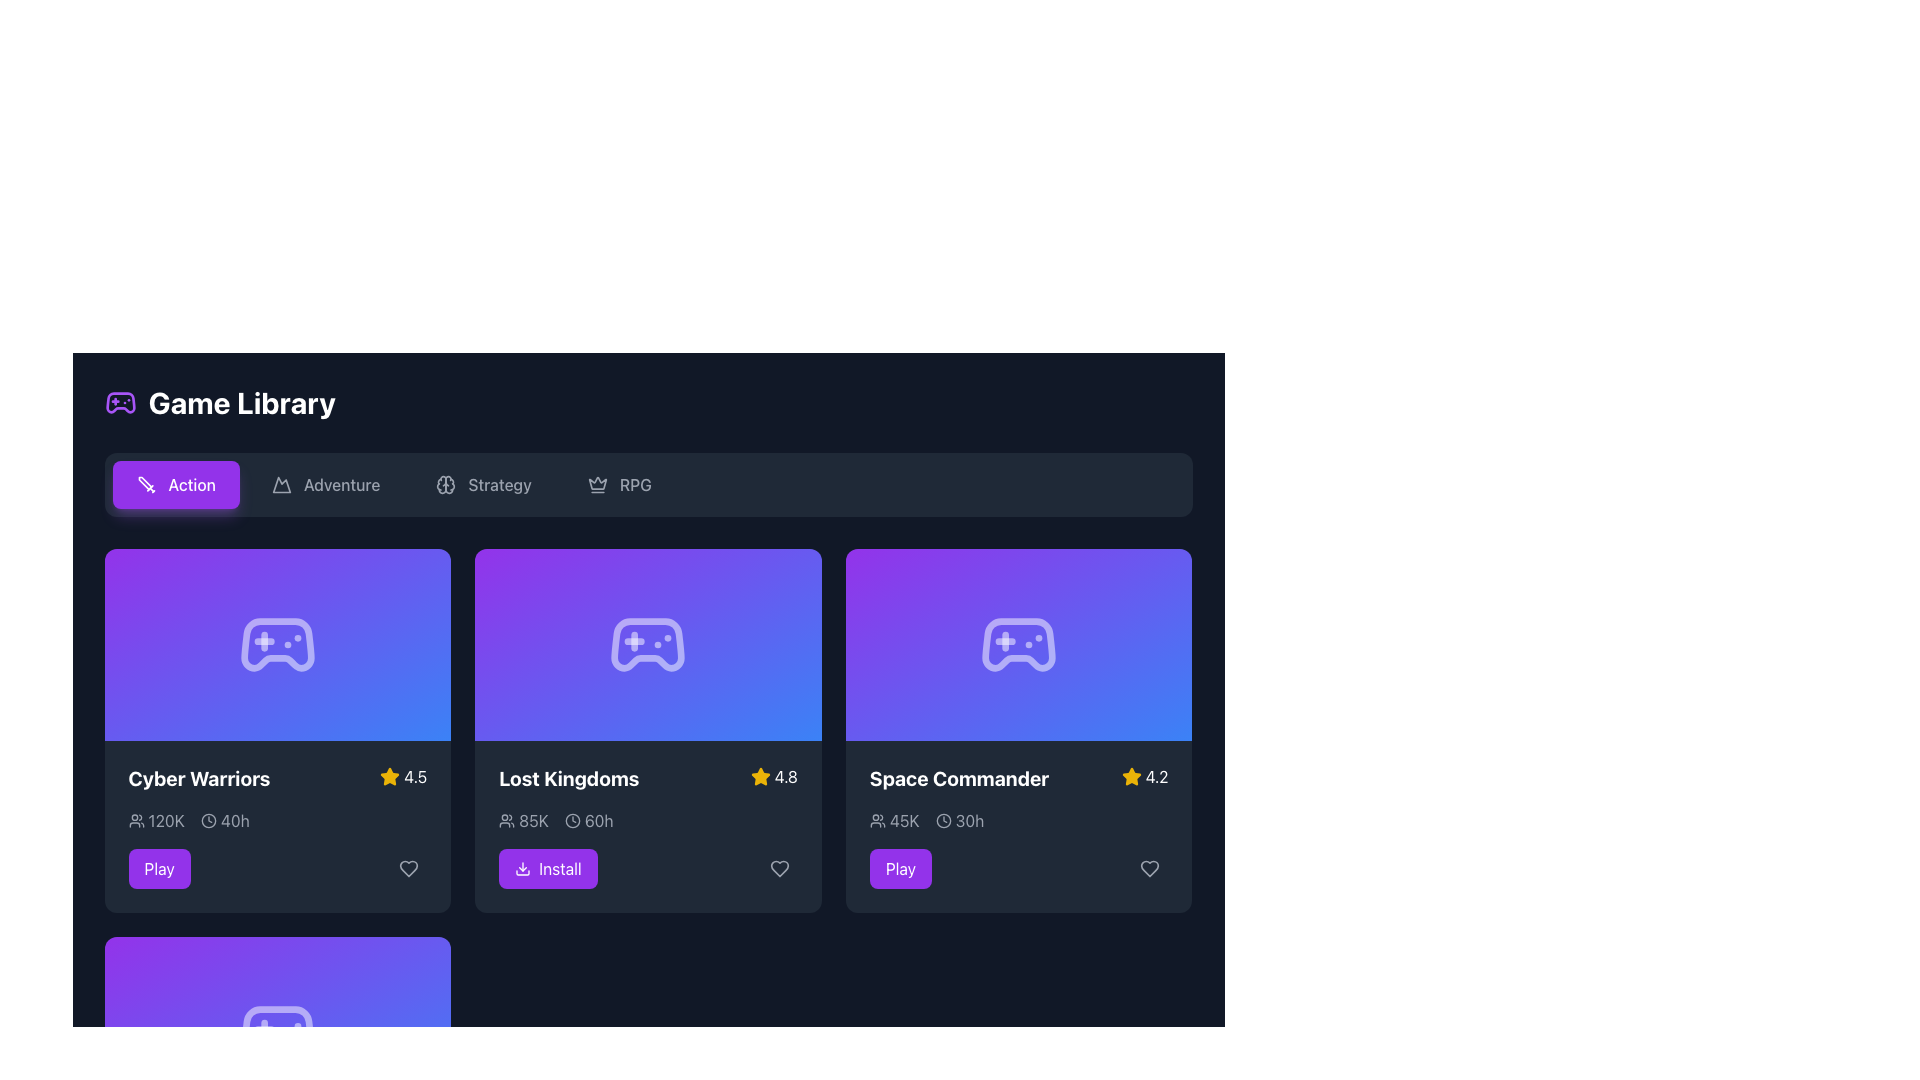  Describe the element at coordinates (533, 821) in the screenshot. I see `the text label displaying '85K' which indicates user or player count, located next to a user icon in the lower section of the 'Lost Kingdoms' game card` at that location.